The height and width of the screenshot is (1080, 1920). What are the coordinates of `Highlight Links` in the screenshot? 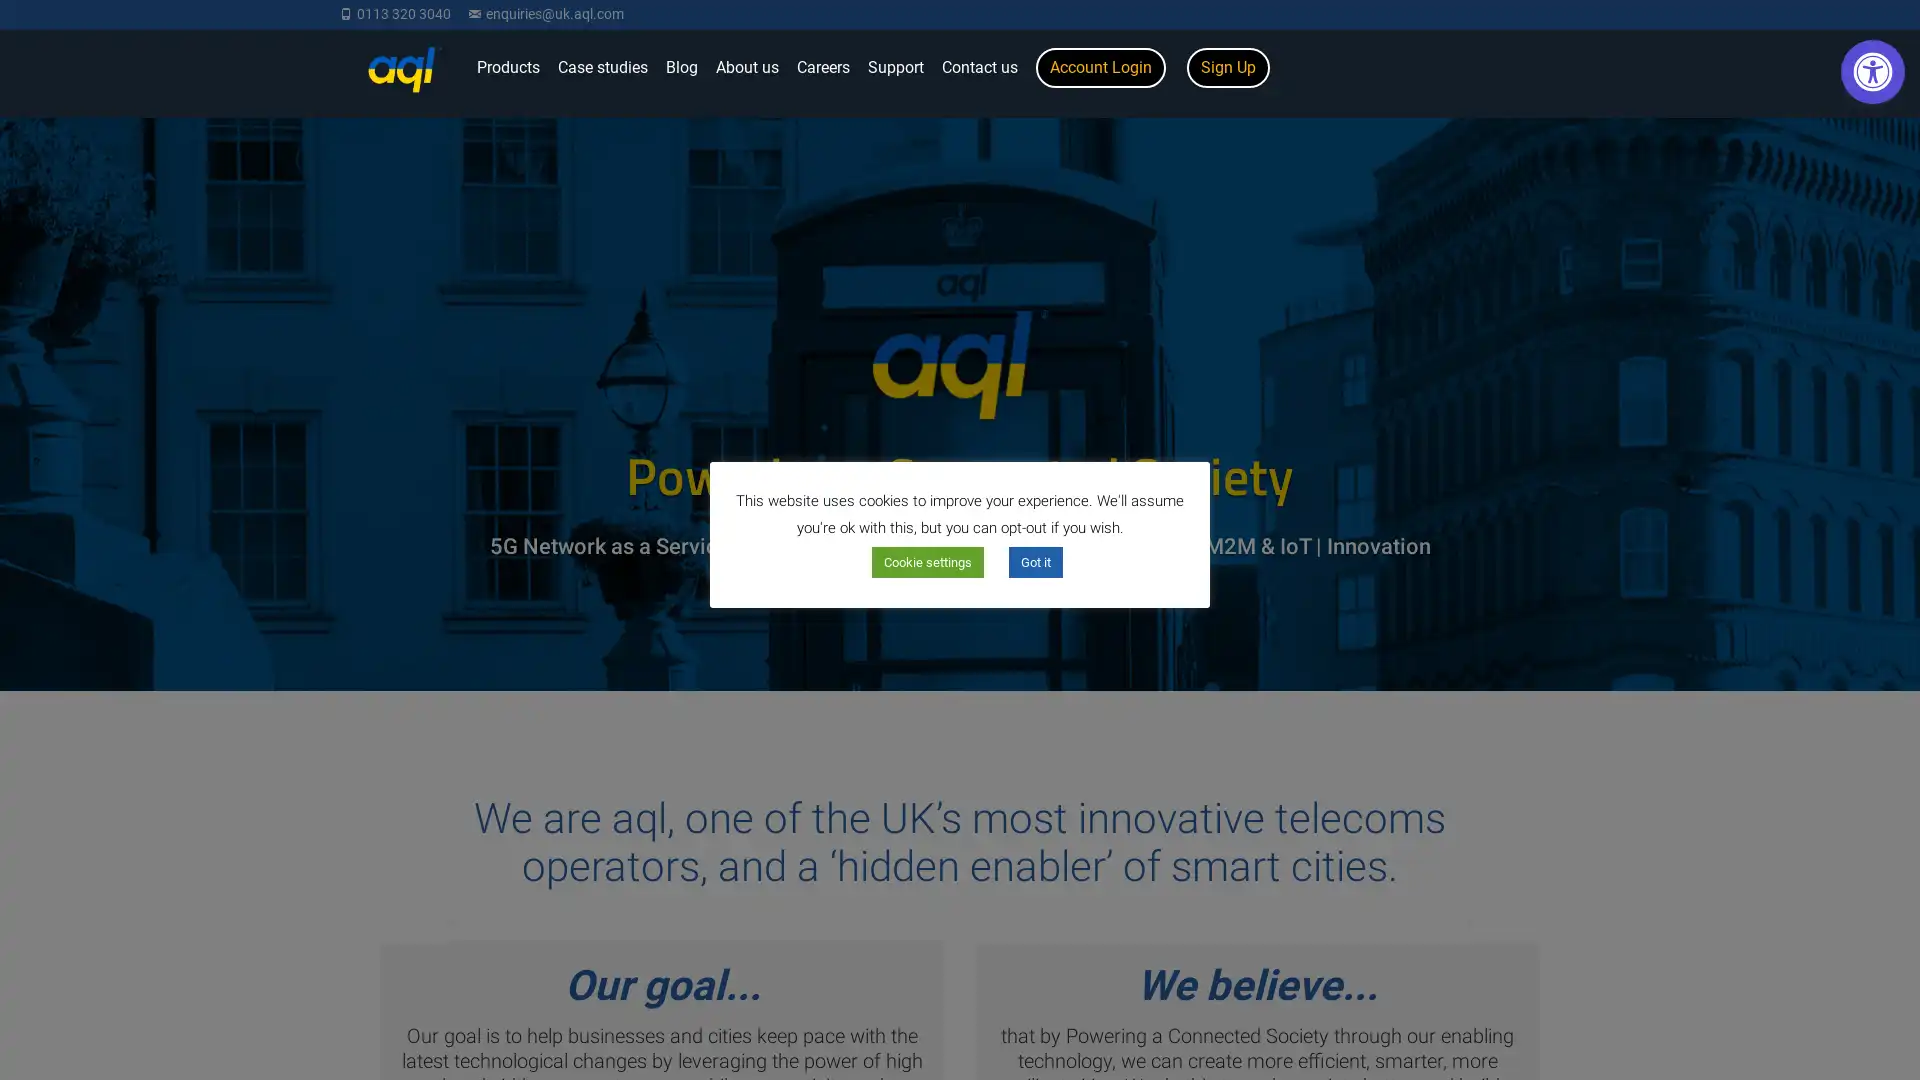 It's located at (1745, 466).